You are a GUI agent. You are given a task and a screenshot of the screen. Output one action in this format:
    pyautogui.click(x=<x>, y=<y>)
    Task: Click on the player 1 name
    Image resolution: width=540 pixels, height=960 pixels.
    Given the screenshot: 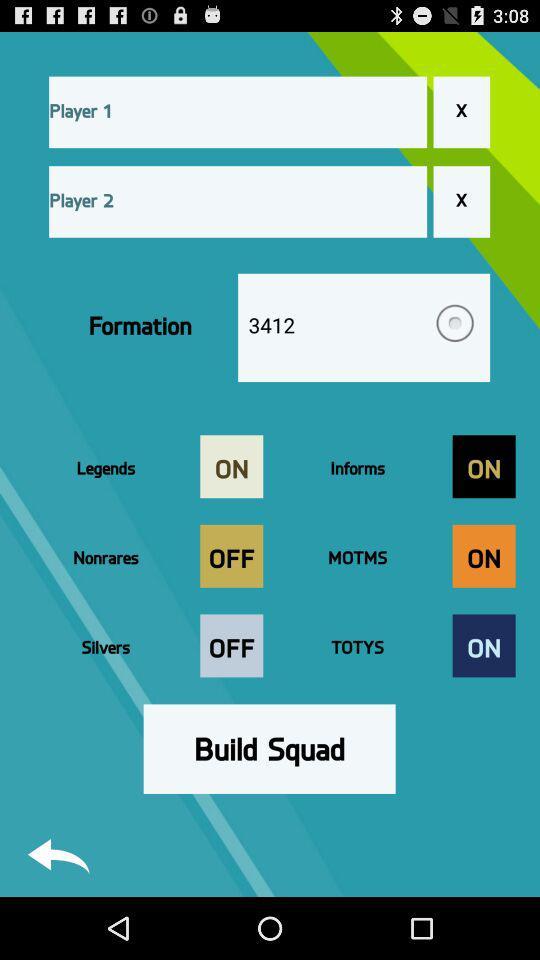 What is the action you would take?
    pyautogui.click(x=238, y=111)
    